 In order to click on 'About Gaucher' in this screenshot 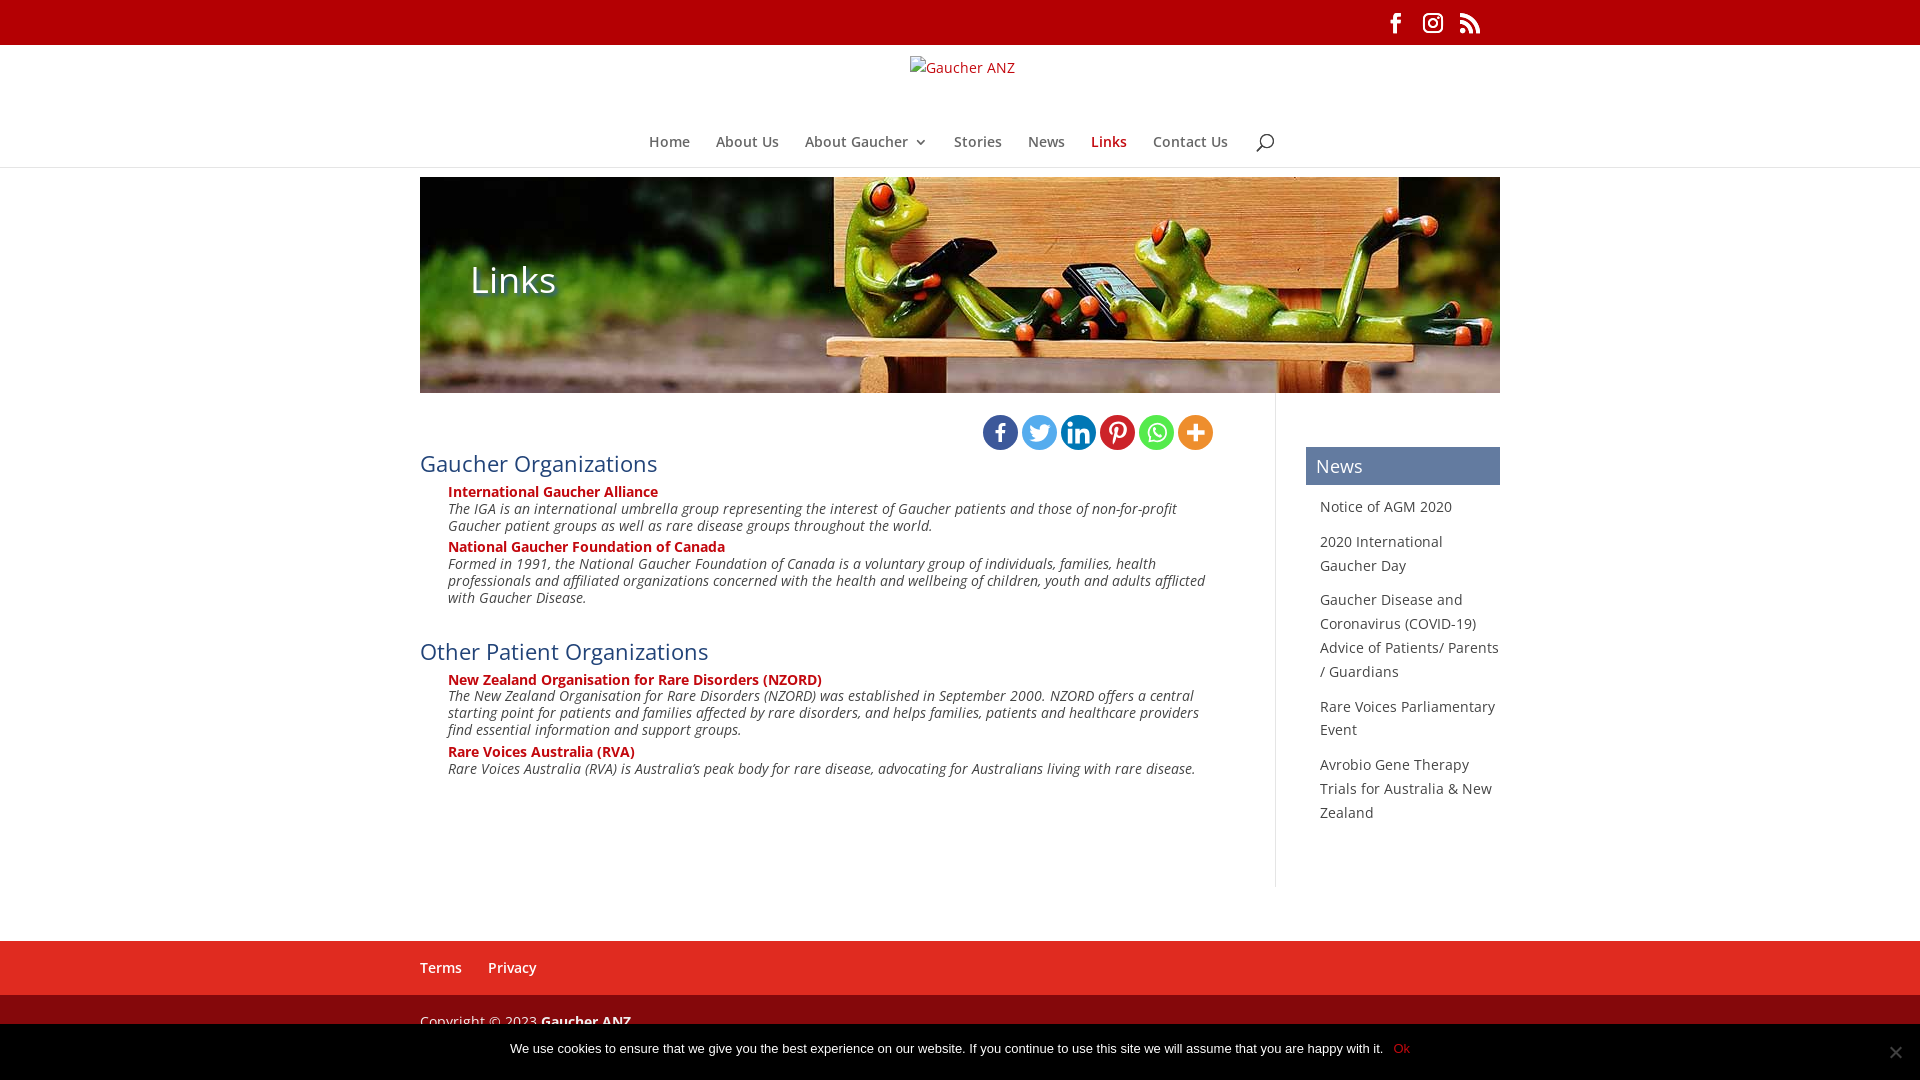, I will do `click(804, 149)`.